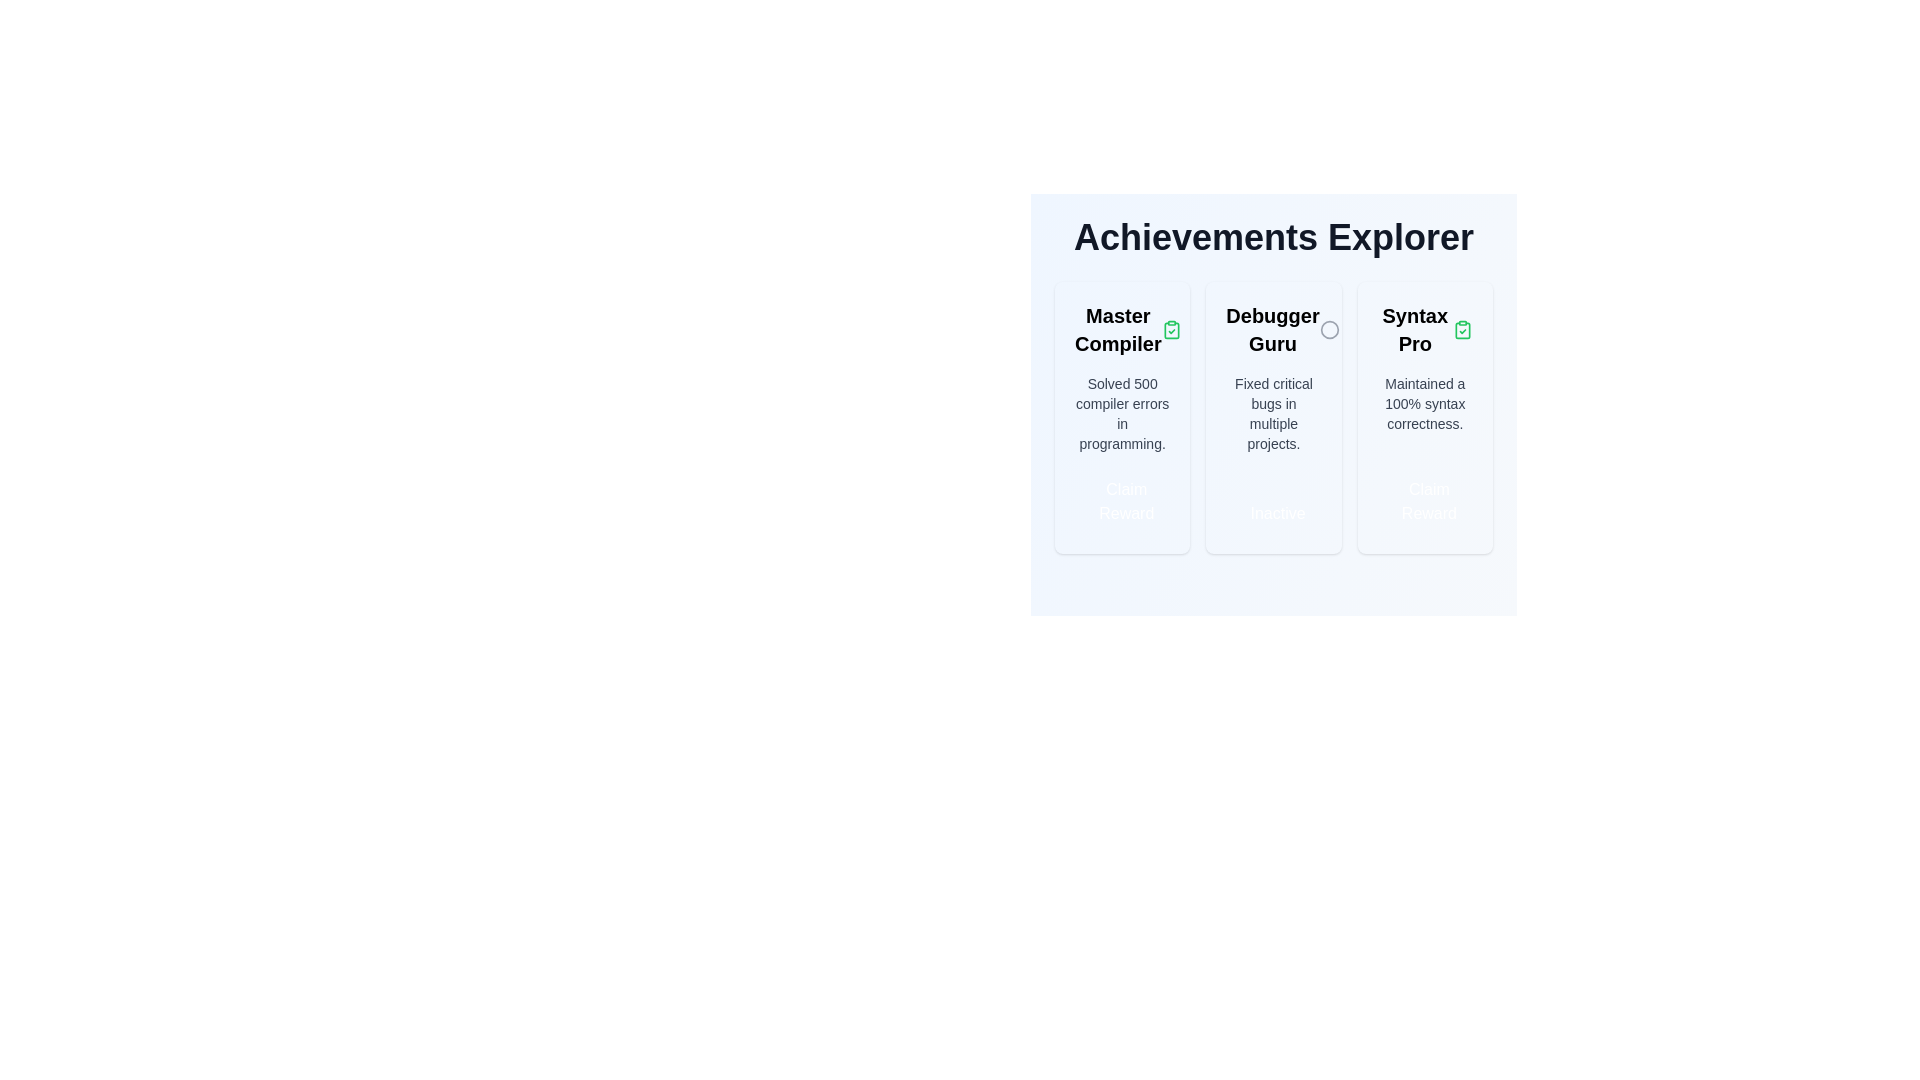 Image resolution: width=1920 pixels, height=1080 pixels. What do you see at coordinates (1329, 329) in the screenshot?
I see `the circular icon styled as an outlined circle with a gray shade, located directly to the right of the 'Debugger Guru' heading` at bounding box center [1329, 329].